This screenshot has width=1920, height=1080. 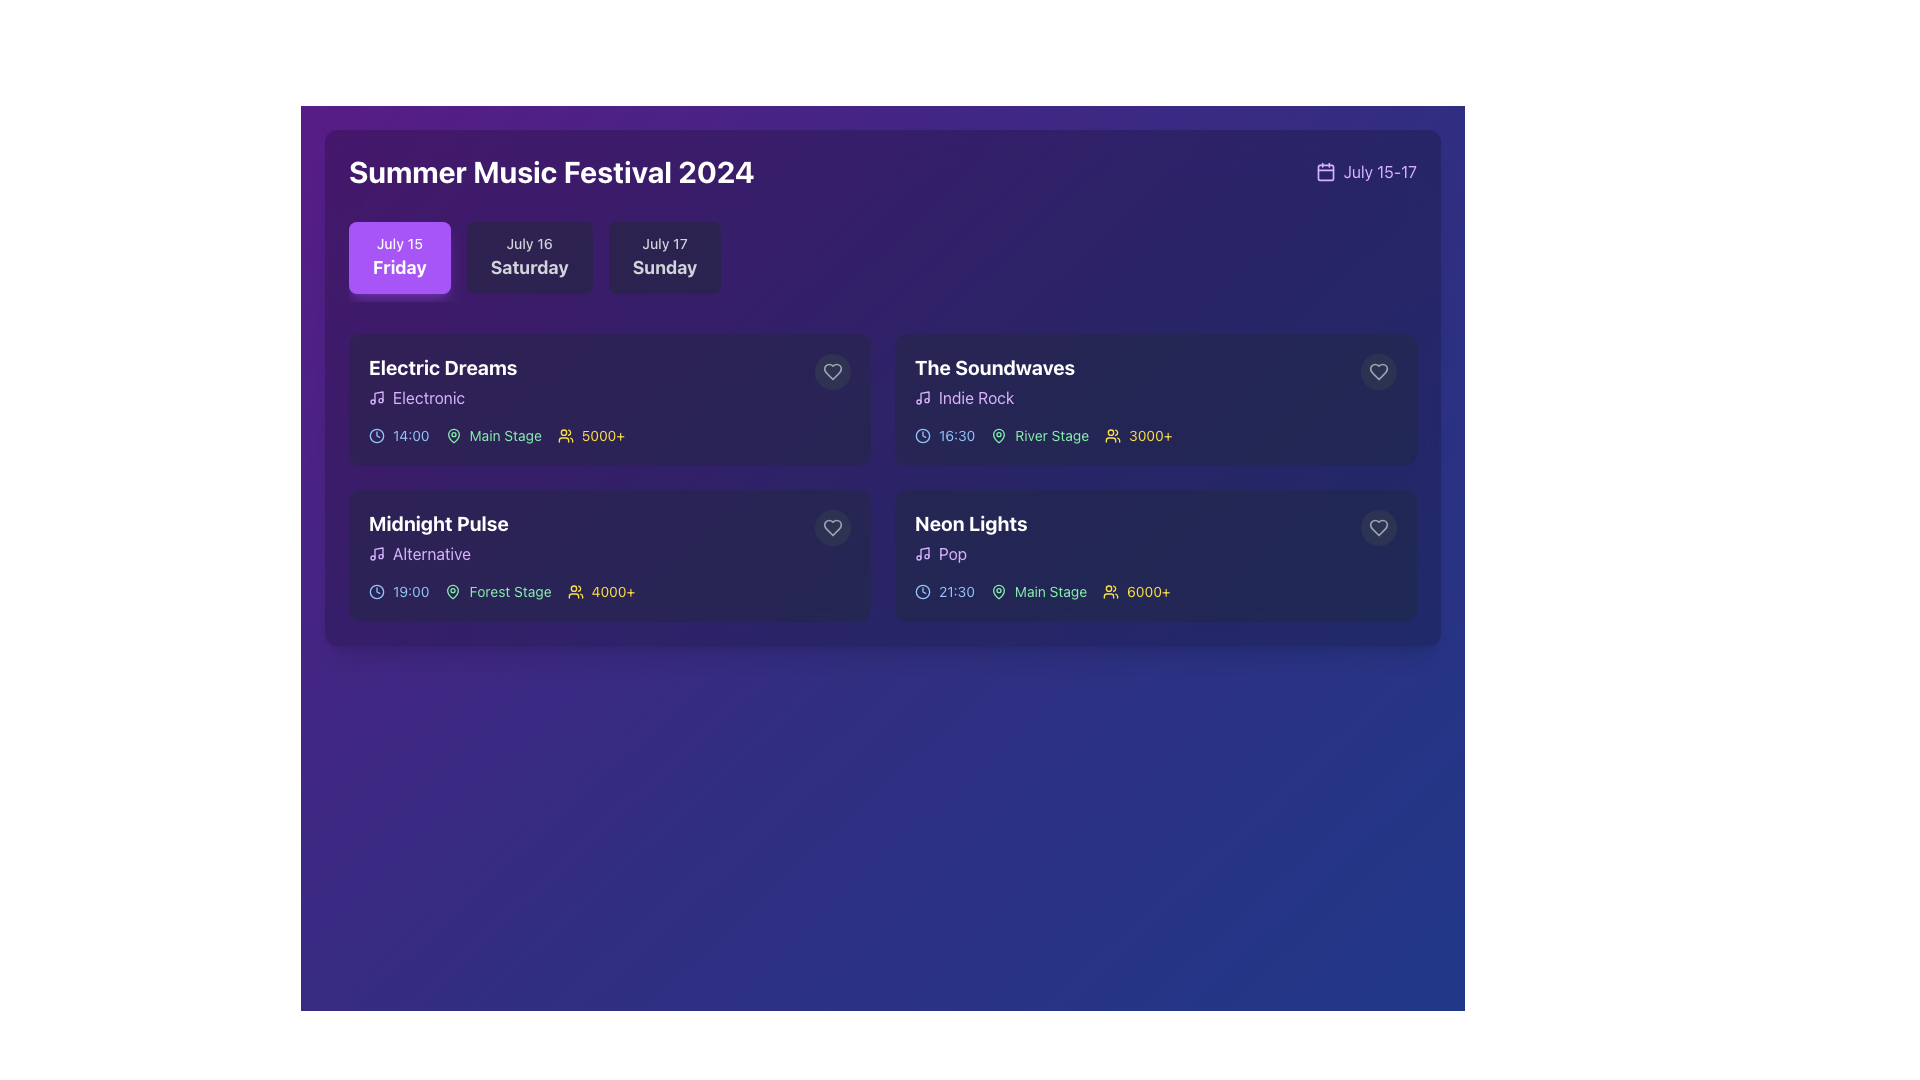 I want to click on the map pin icon located to the left of the 'River Stage' text, which serves as a visual marker for a geographic location, so click(x=999, y=434).